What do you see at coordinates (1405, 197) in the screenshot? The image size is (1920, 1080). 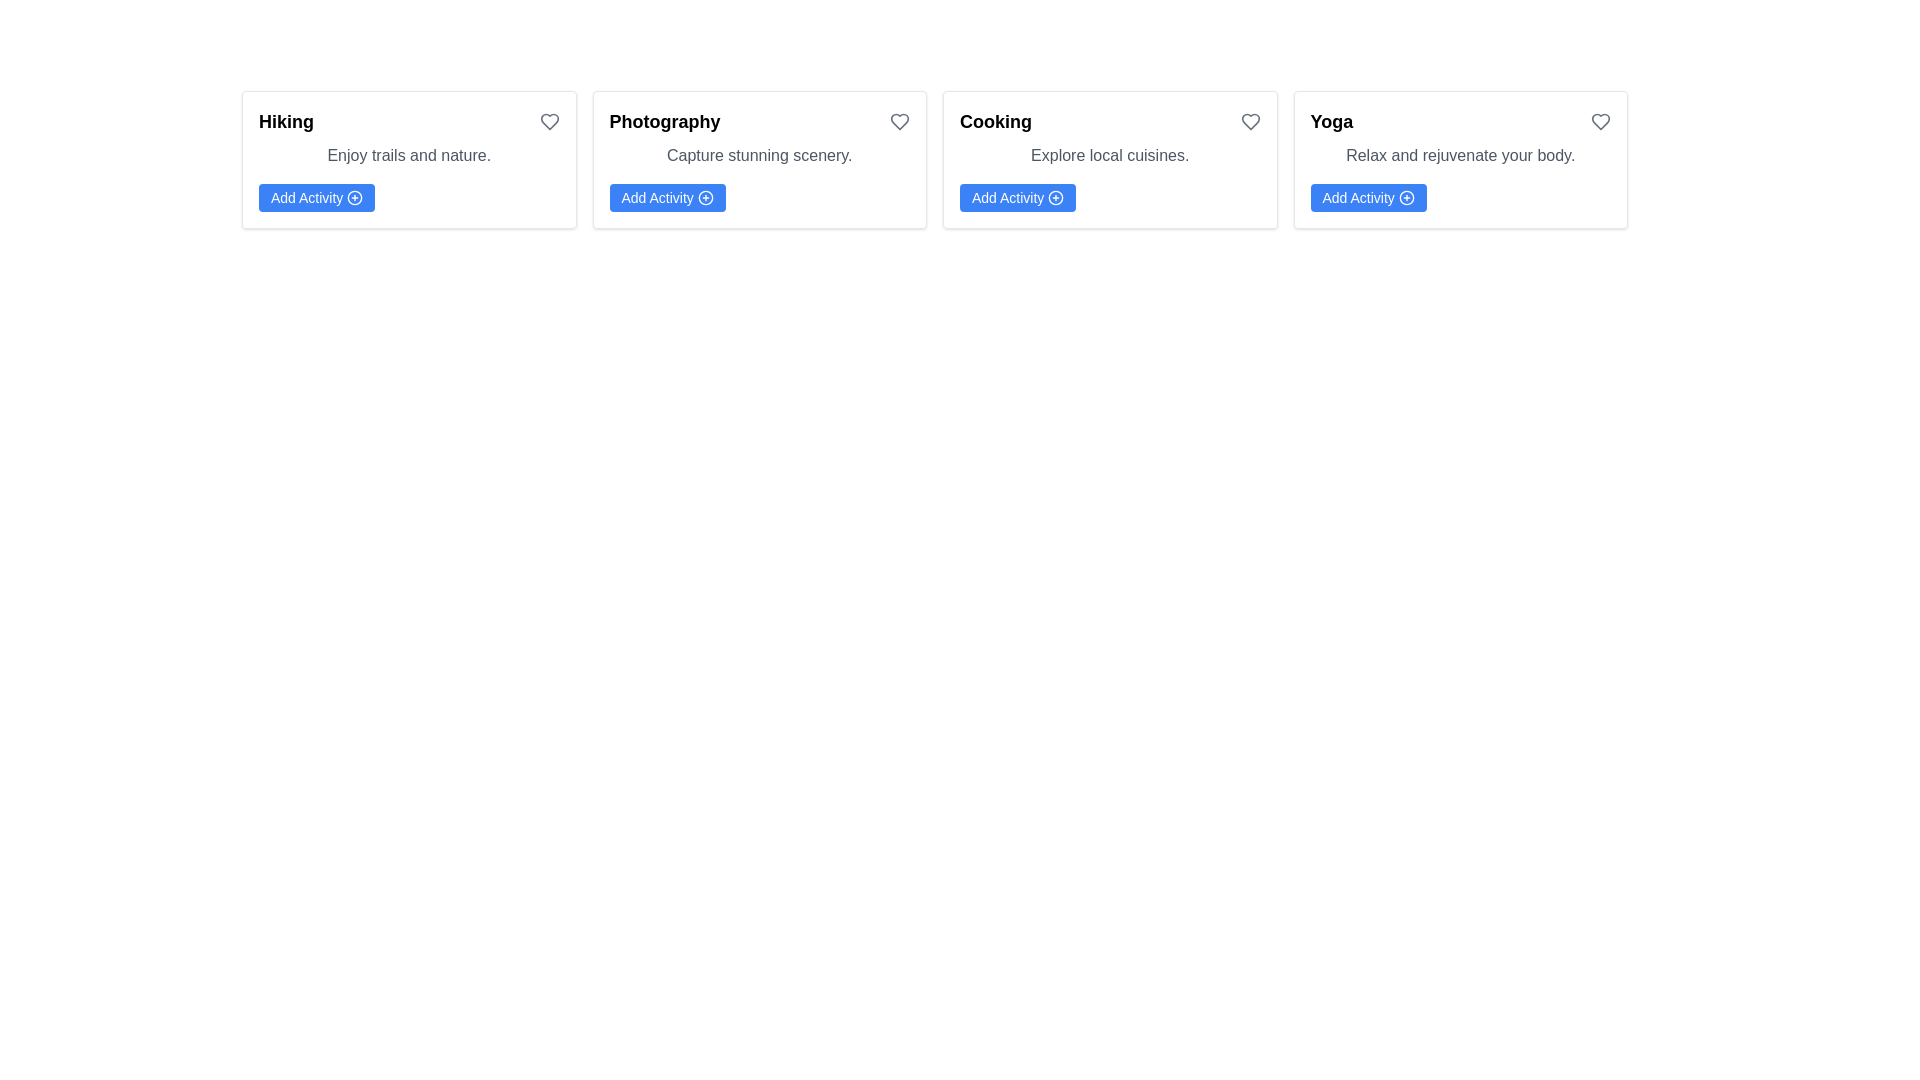 I see `the Decorative Icon, which is a circular blue icon with a plus sign at its center, part of the 'Add Activity' button in the fourth Yoga card` at bounding box center [1405, 197].